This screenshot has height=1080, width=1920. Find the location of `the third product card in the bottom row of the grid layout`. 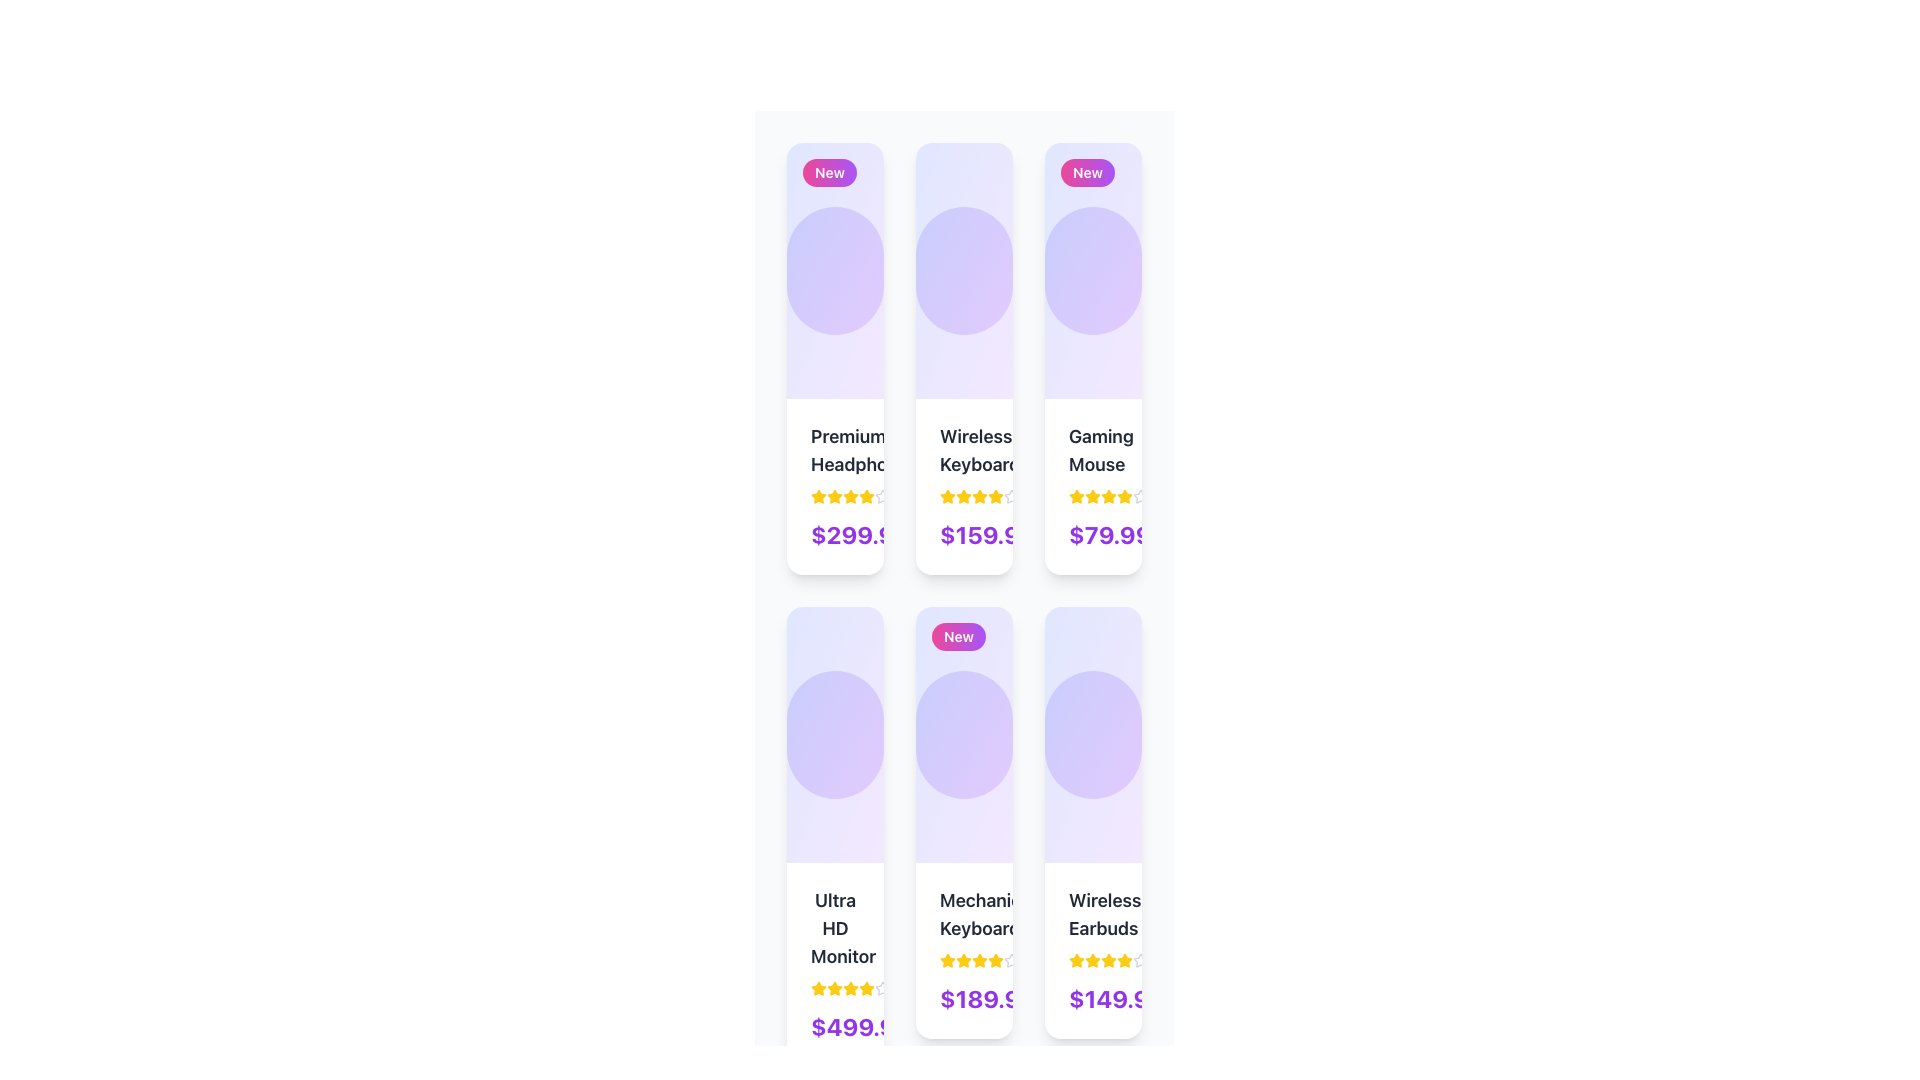

the third product card in the bottom row of the grid layout is located at coordinates (1092, 822).